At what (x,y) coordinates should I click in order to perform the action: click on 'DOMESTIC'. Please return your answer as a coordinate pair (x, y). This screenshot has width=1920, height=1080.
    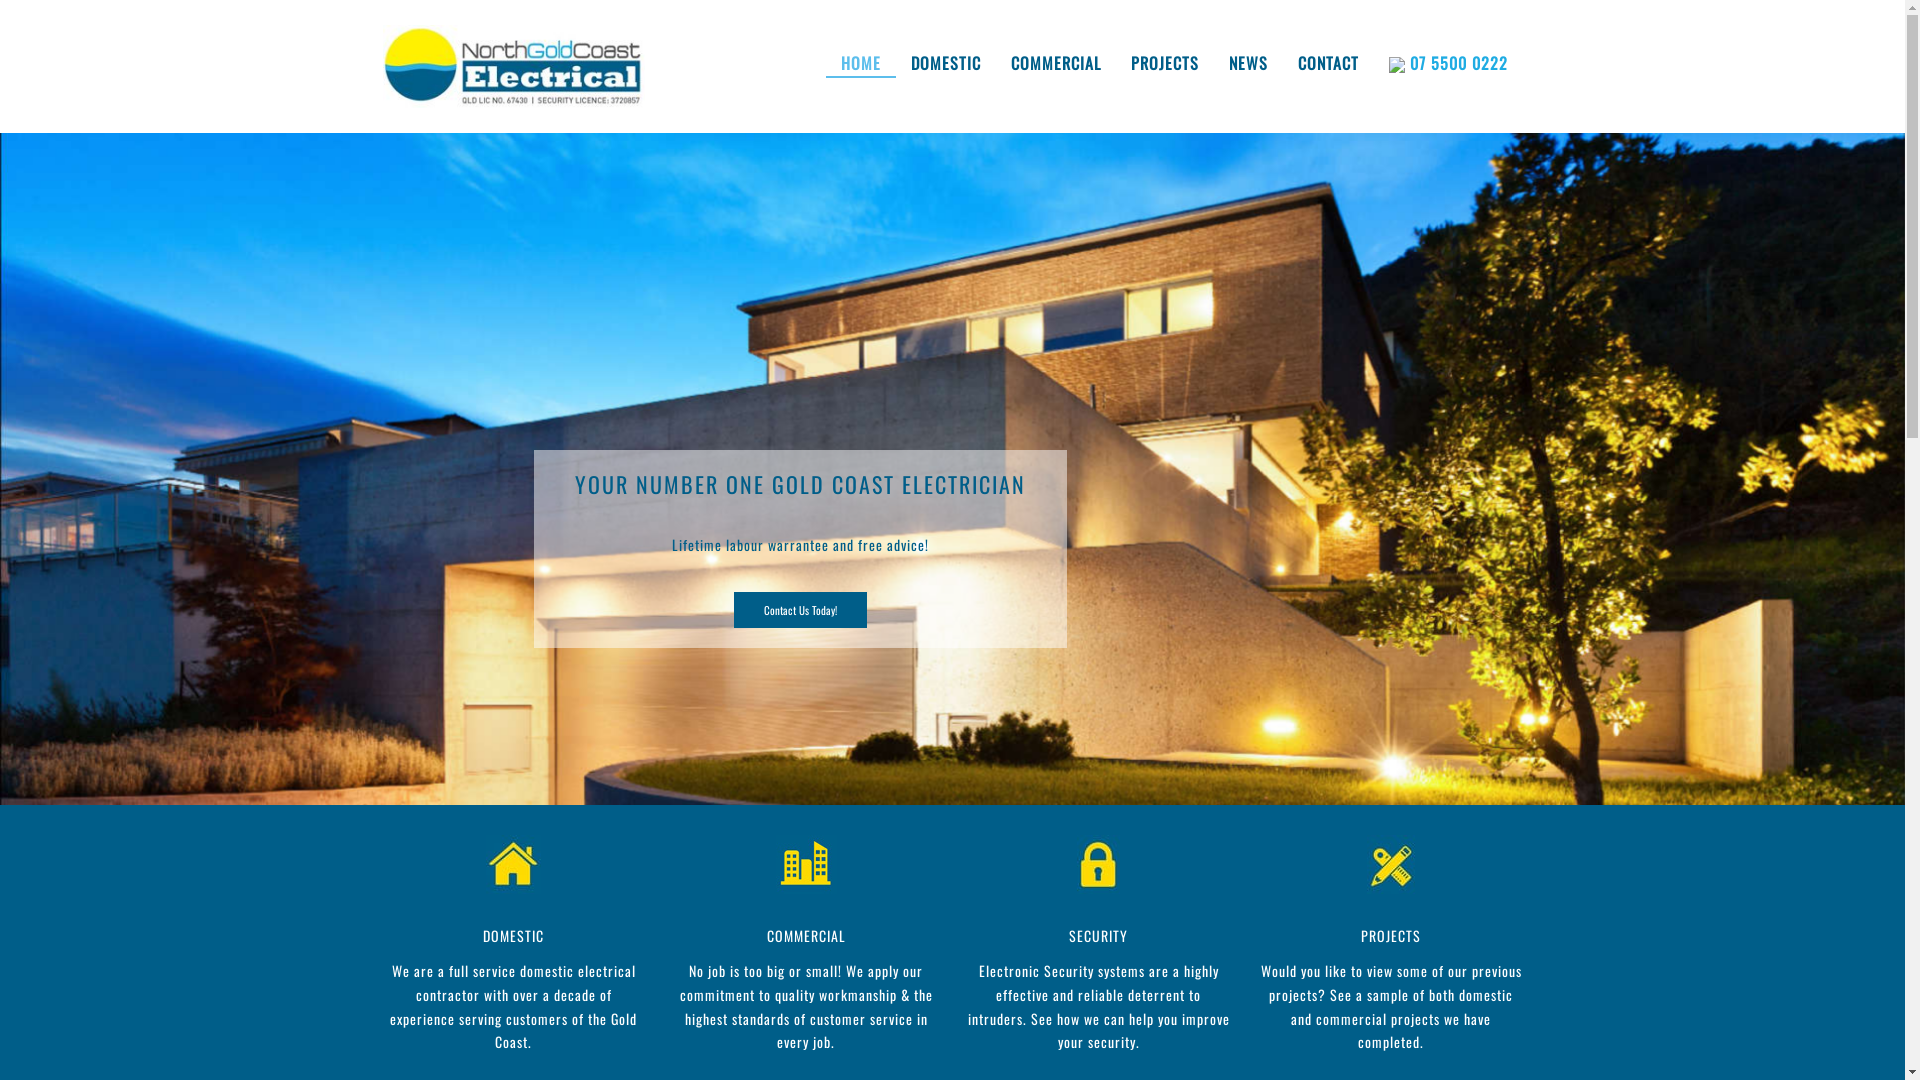
    Looking at the image, I should click on (944, 61).